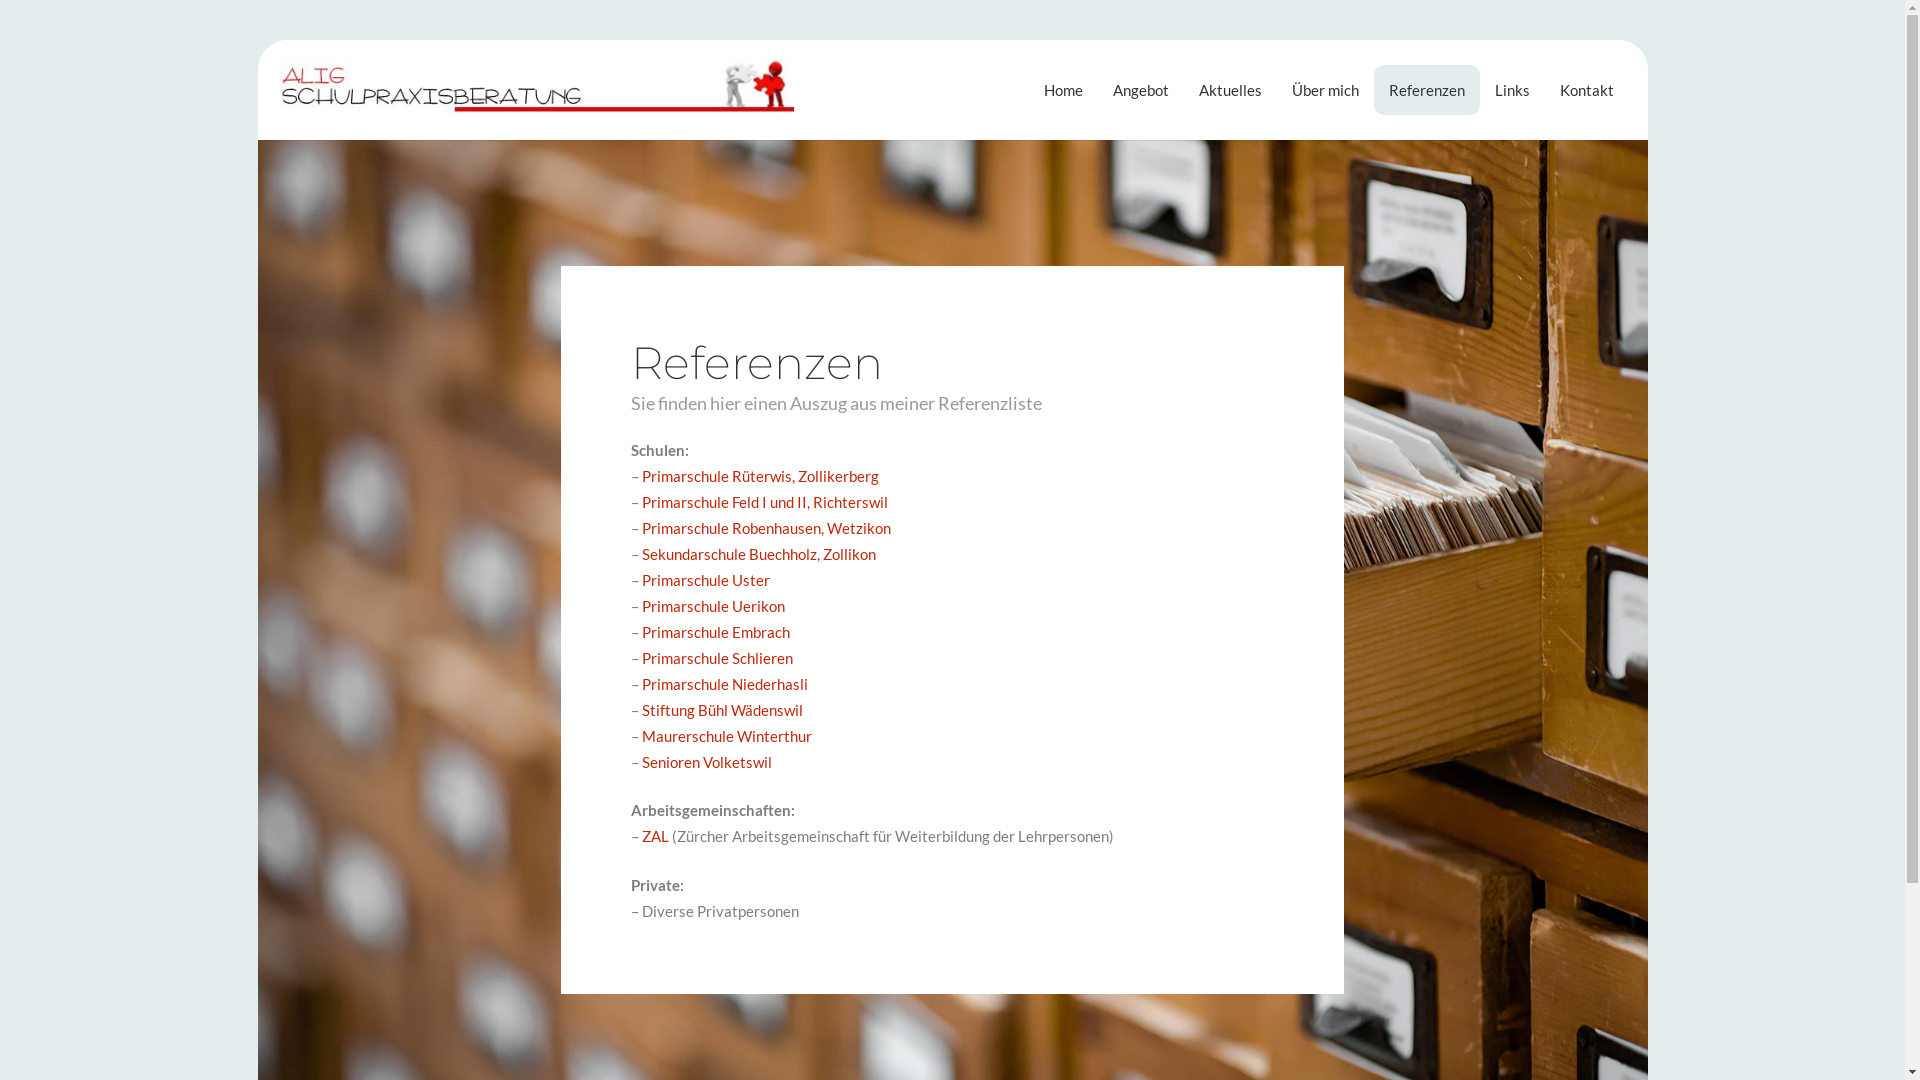 This screenshot has width=1920, height=1080. What do you see at coordinates (642, 554) in the screenshot?
I see `'Sekundarschule Buechholz, Zollikon'` at bounding box center [642, 554].